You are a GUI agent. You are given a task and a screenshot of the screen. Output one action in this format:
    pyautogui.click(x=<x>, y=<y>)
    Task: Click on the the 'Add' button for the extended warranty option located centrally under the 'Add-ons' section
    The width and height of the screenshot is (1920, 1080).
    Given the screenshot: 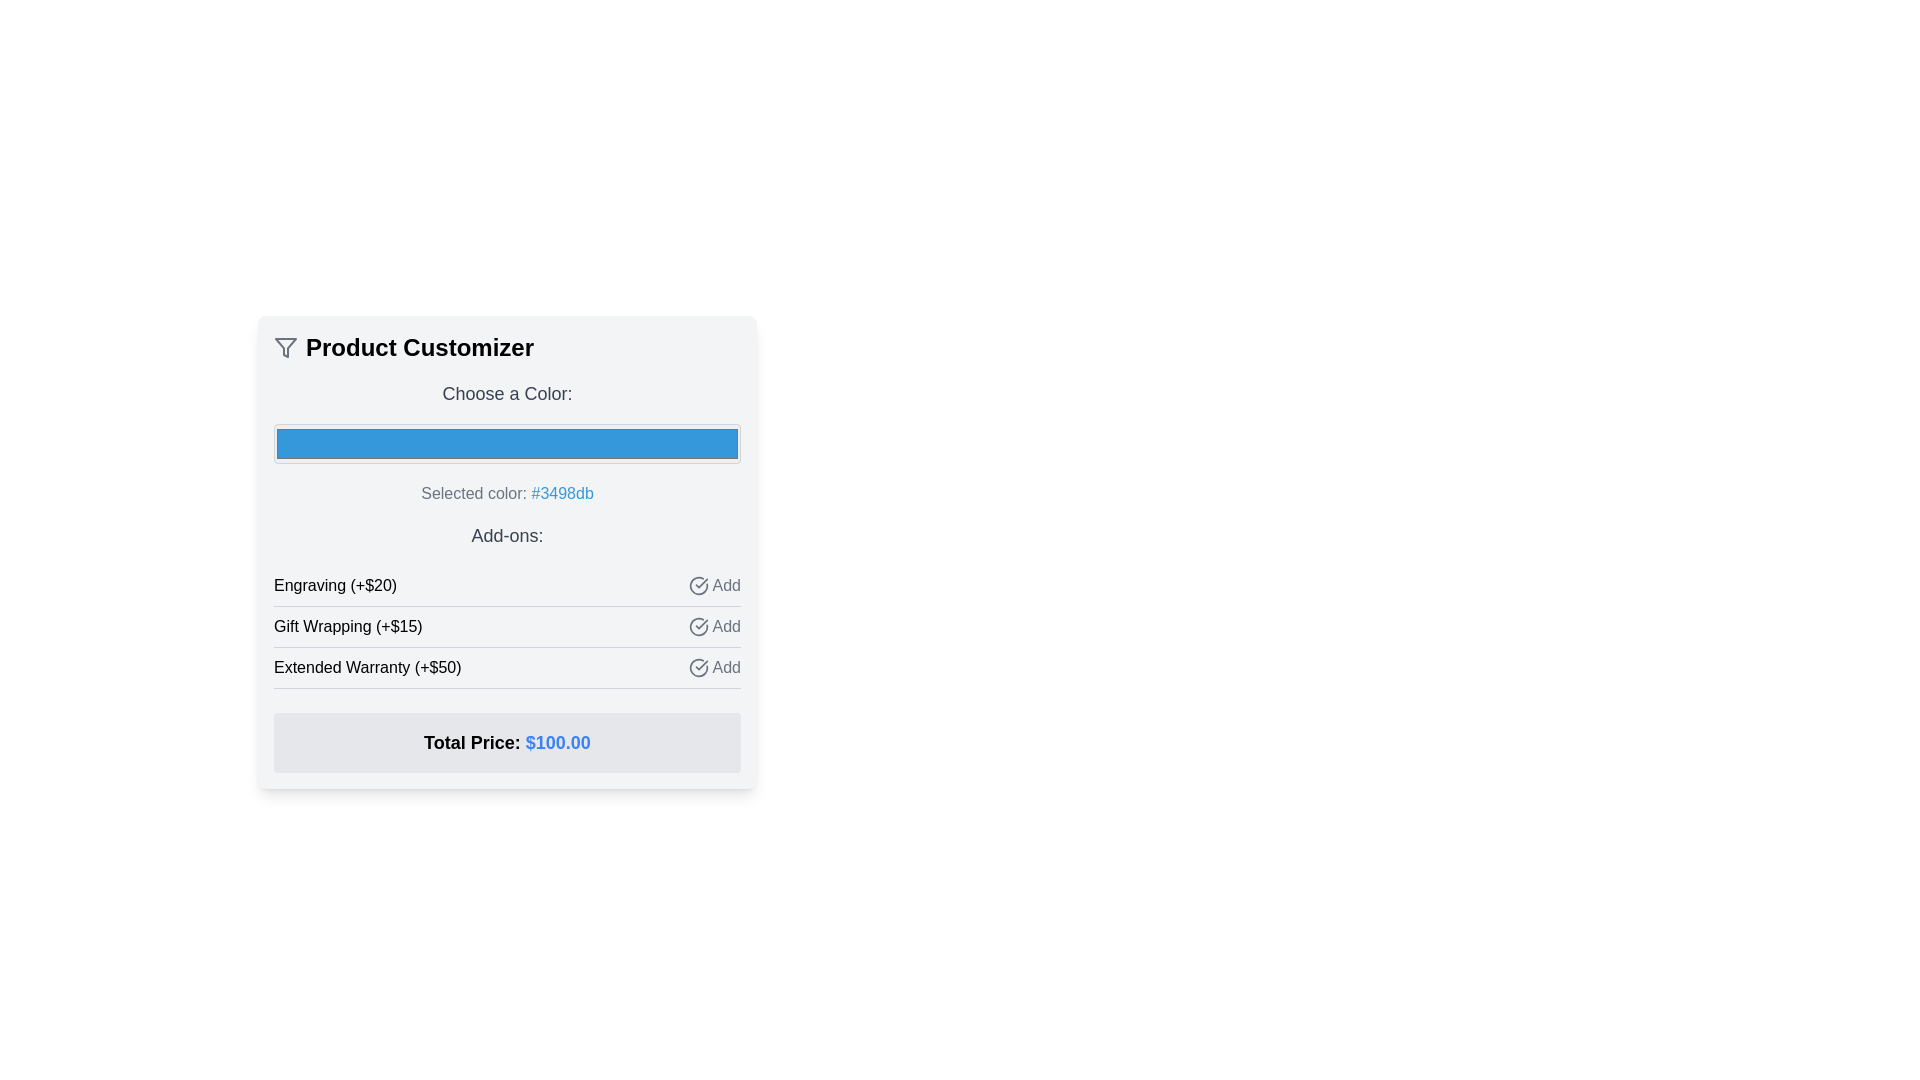 What is the action you would take?
    pyautogui.click(x=507, y=668)
    